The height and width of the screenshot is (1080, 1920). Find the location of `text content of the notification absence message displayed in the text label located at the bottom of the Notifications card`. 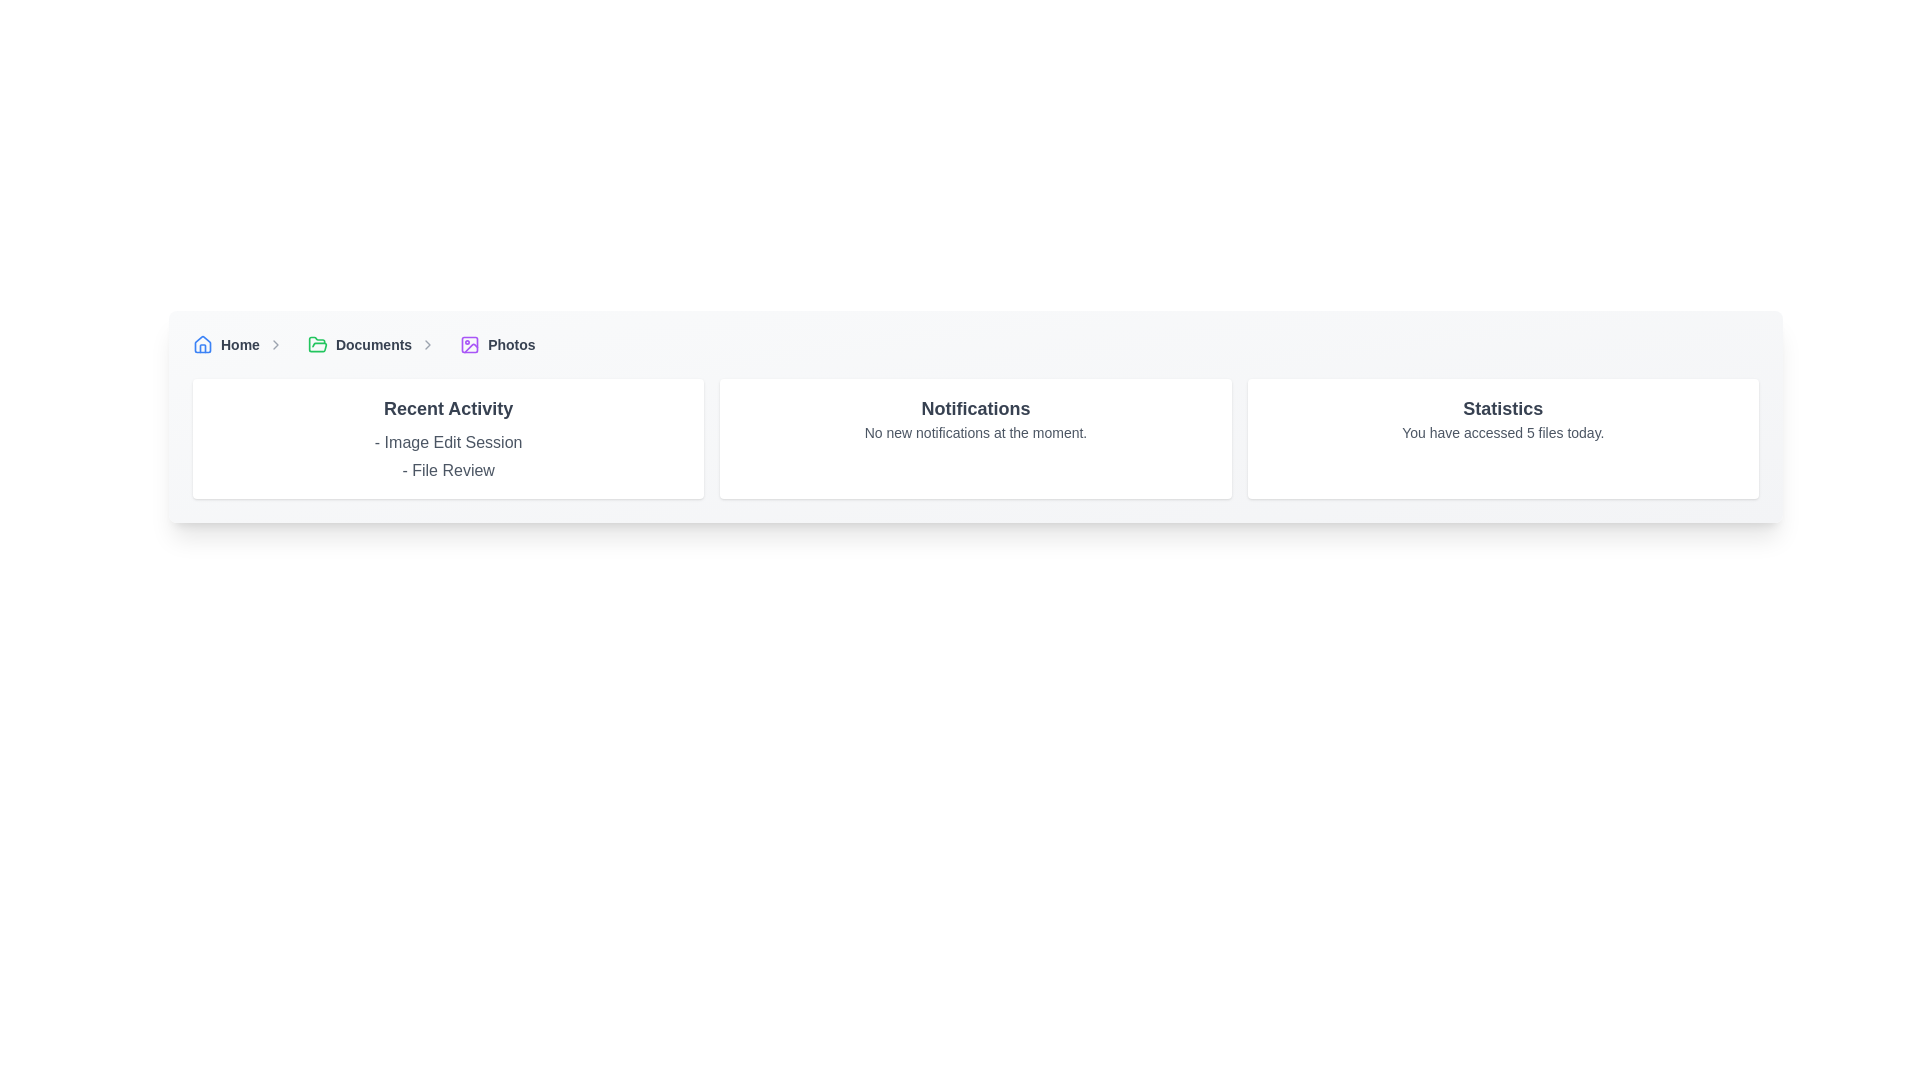

text content of the notification absence message displayed in the text label located at the bottom of the Notifications card is located at coordinates (975, 431).